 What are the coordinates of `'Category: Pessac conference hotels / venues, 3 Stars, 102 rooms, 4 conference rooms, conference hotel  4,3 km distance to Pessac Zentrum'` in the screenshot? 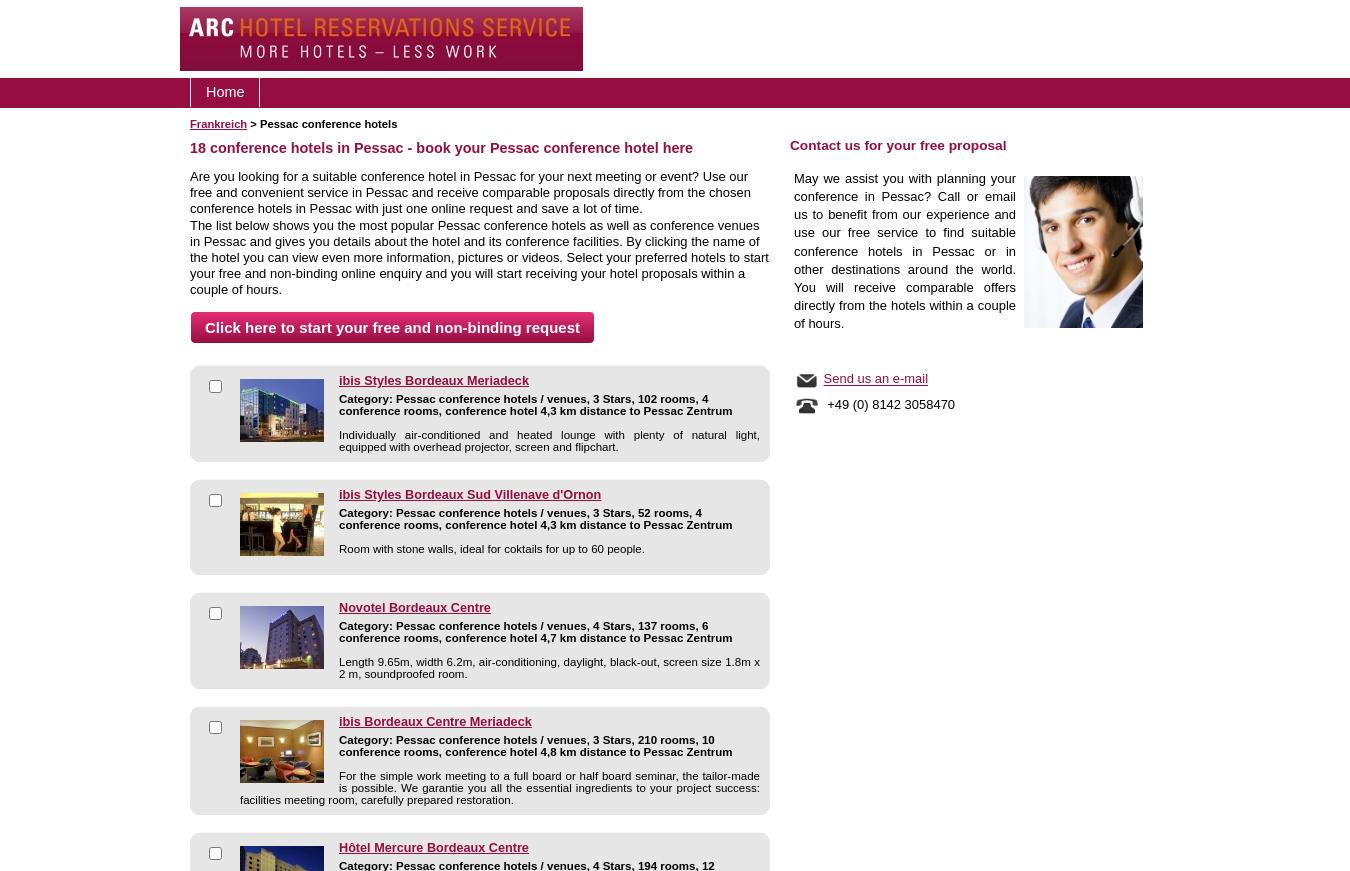 It's located at (534, 404).